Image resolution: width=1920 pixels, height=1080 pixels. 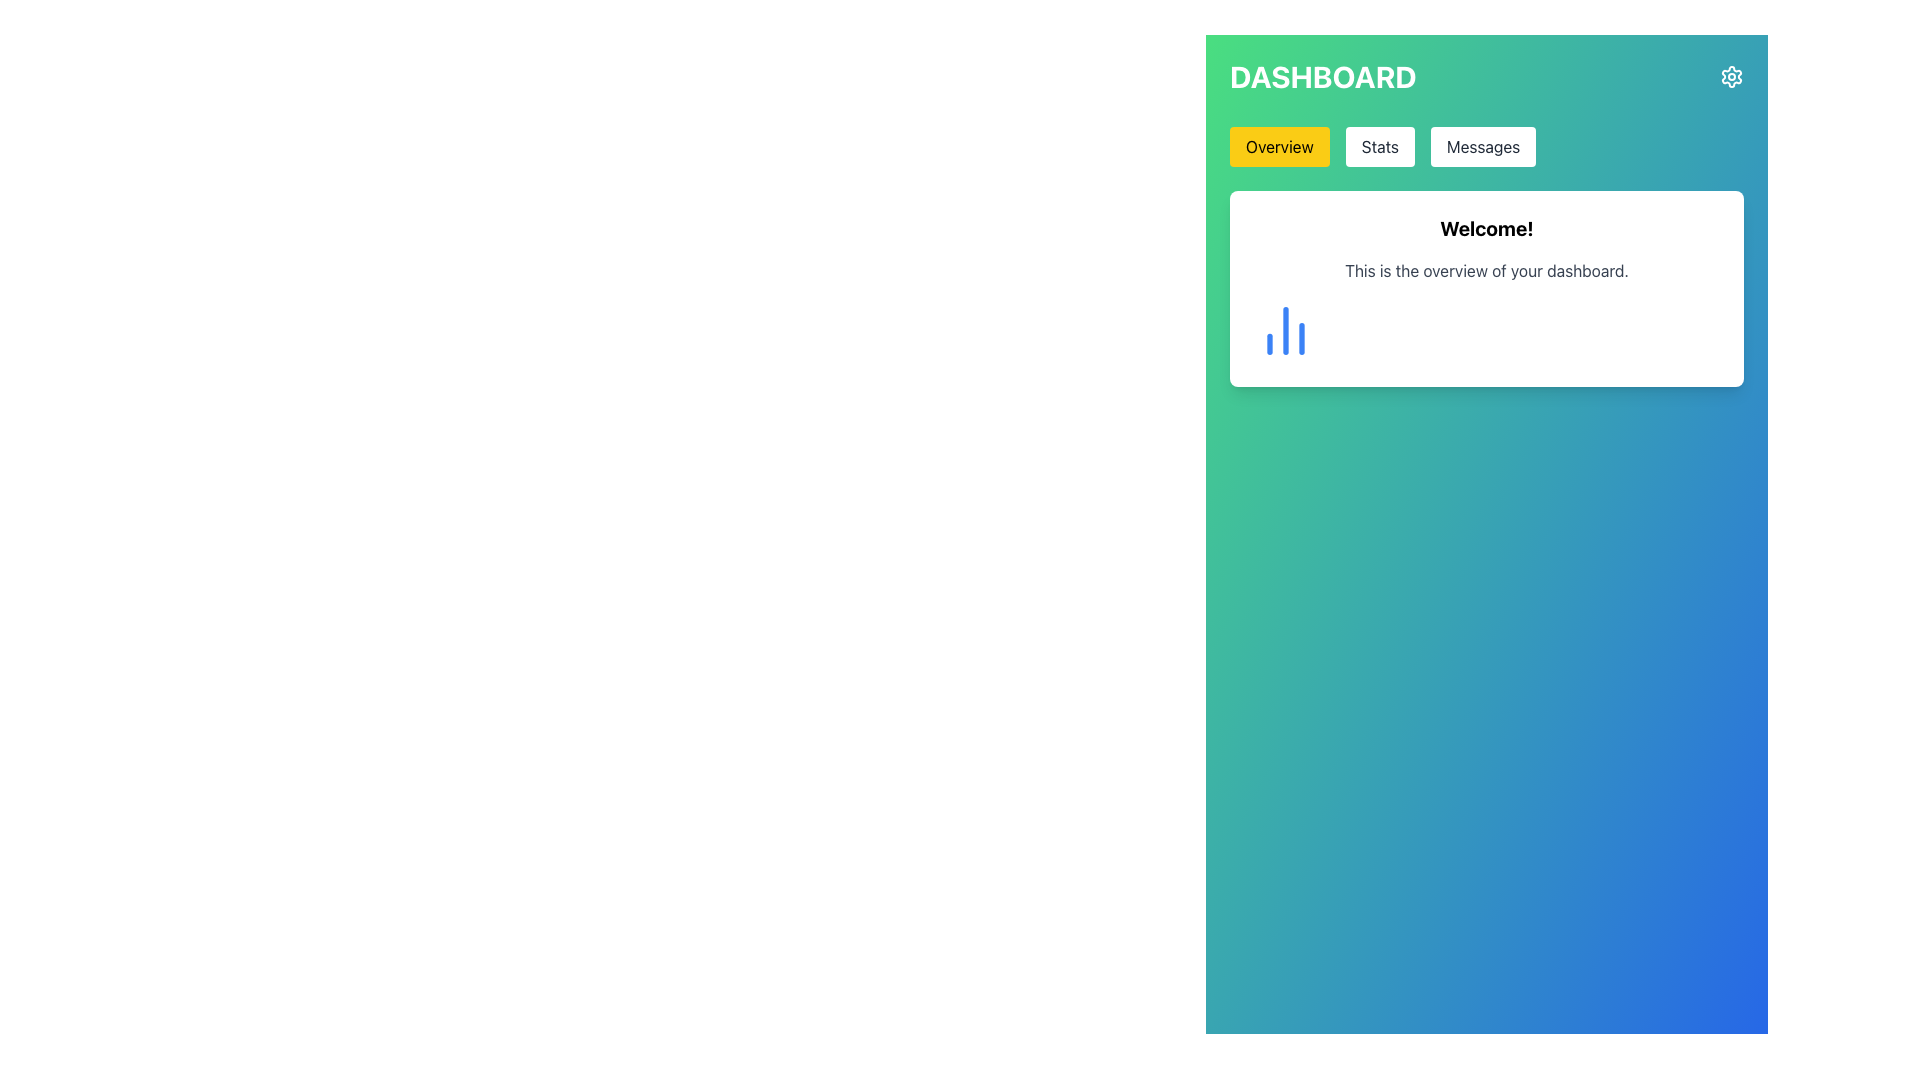 I want to click on the gear-shaped icon button styled as a settings button located at the top right corner of the dashboard header, so click(x=1731, y=76).